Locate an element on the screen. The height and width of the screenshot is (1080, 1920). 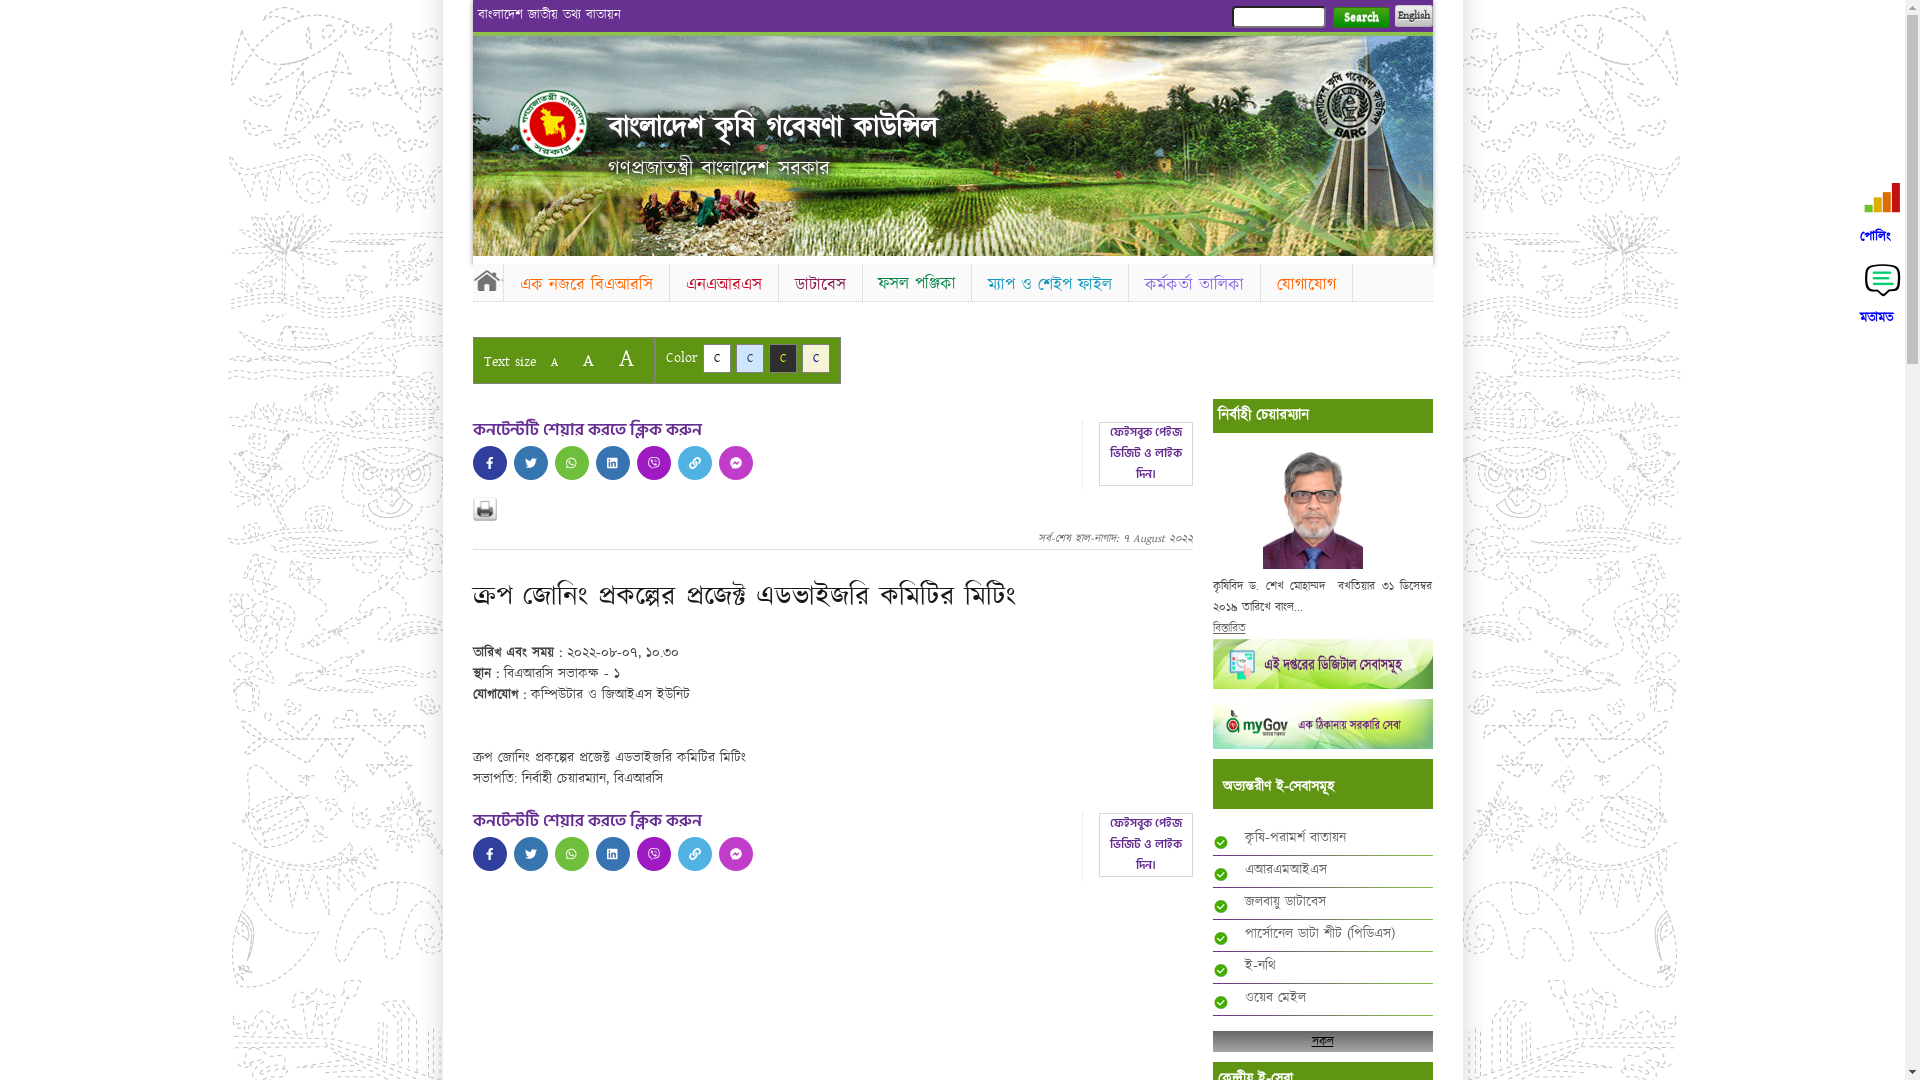
'A' is located at coordinates (624, 357).